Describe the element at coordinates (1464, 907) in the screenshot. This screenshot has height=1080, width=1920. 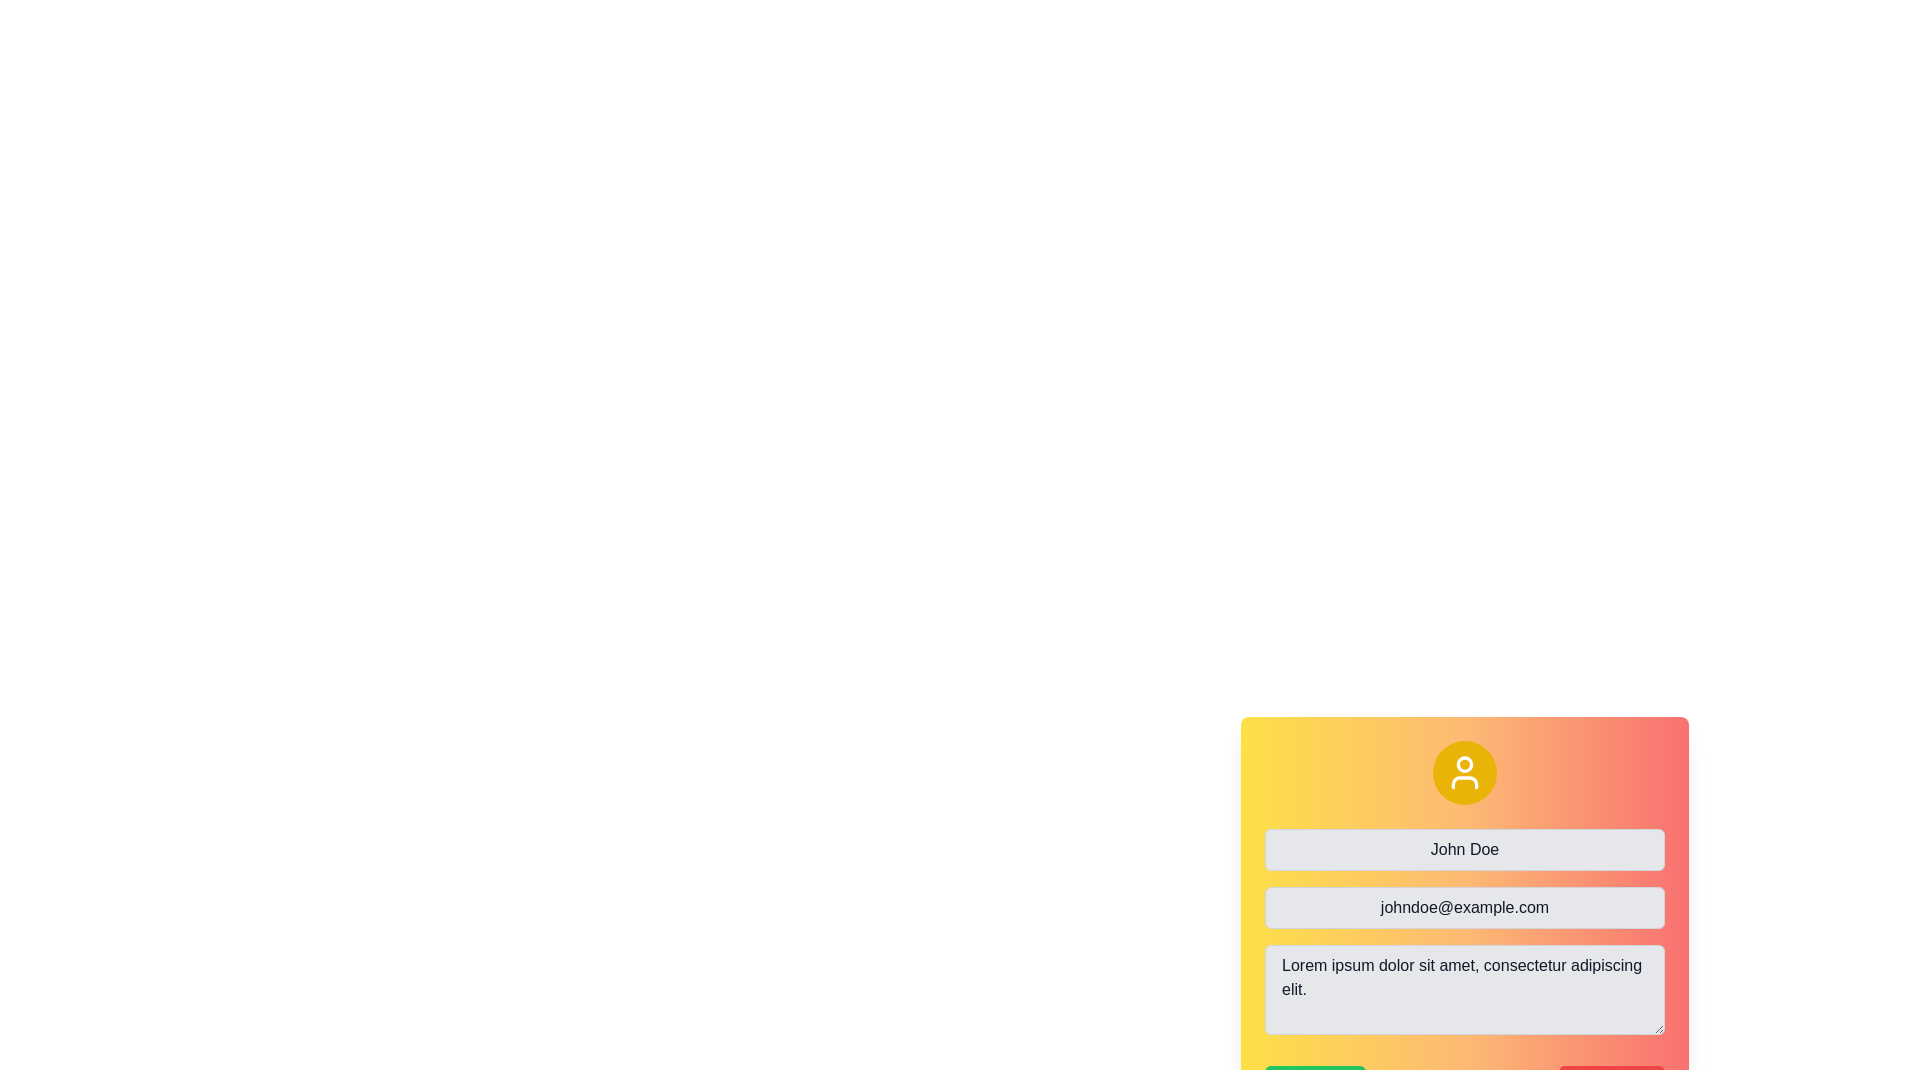
I see `the email input field located between the 'John Doe' input field above and the text area below` at that location.